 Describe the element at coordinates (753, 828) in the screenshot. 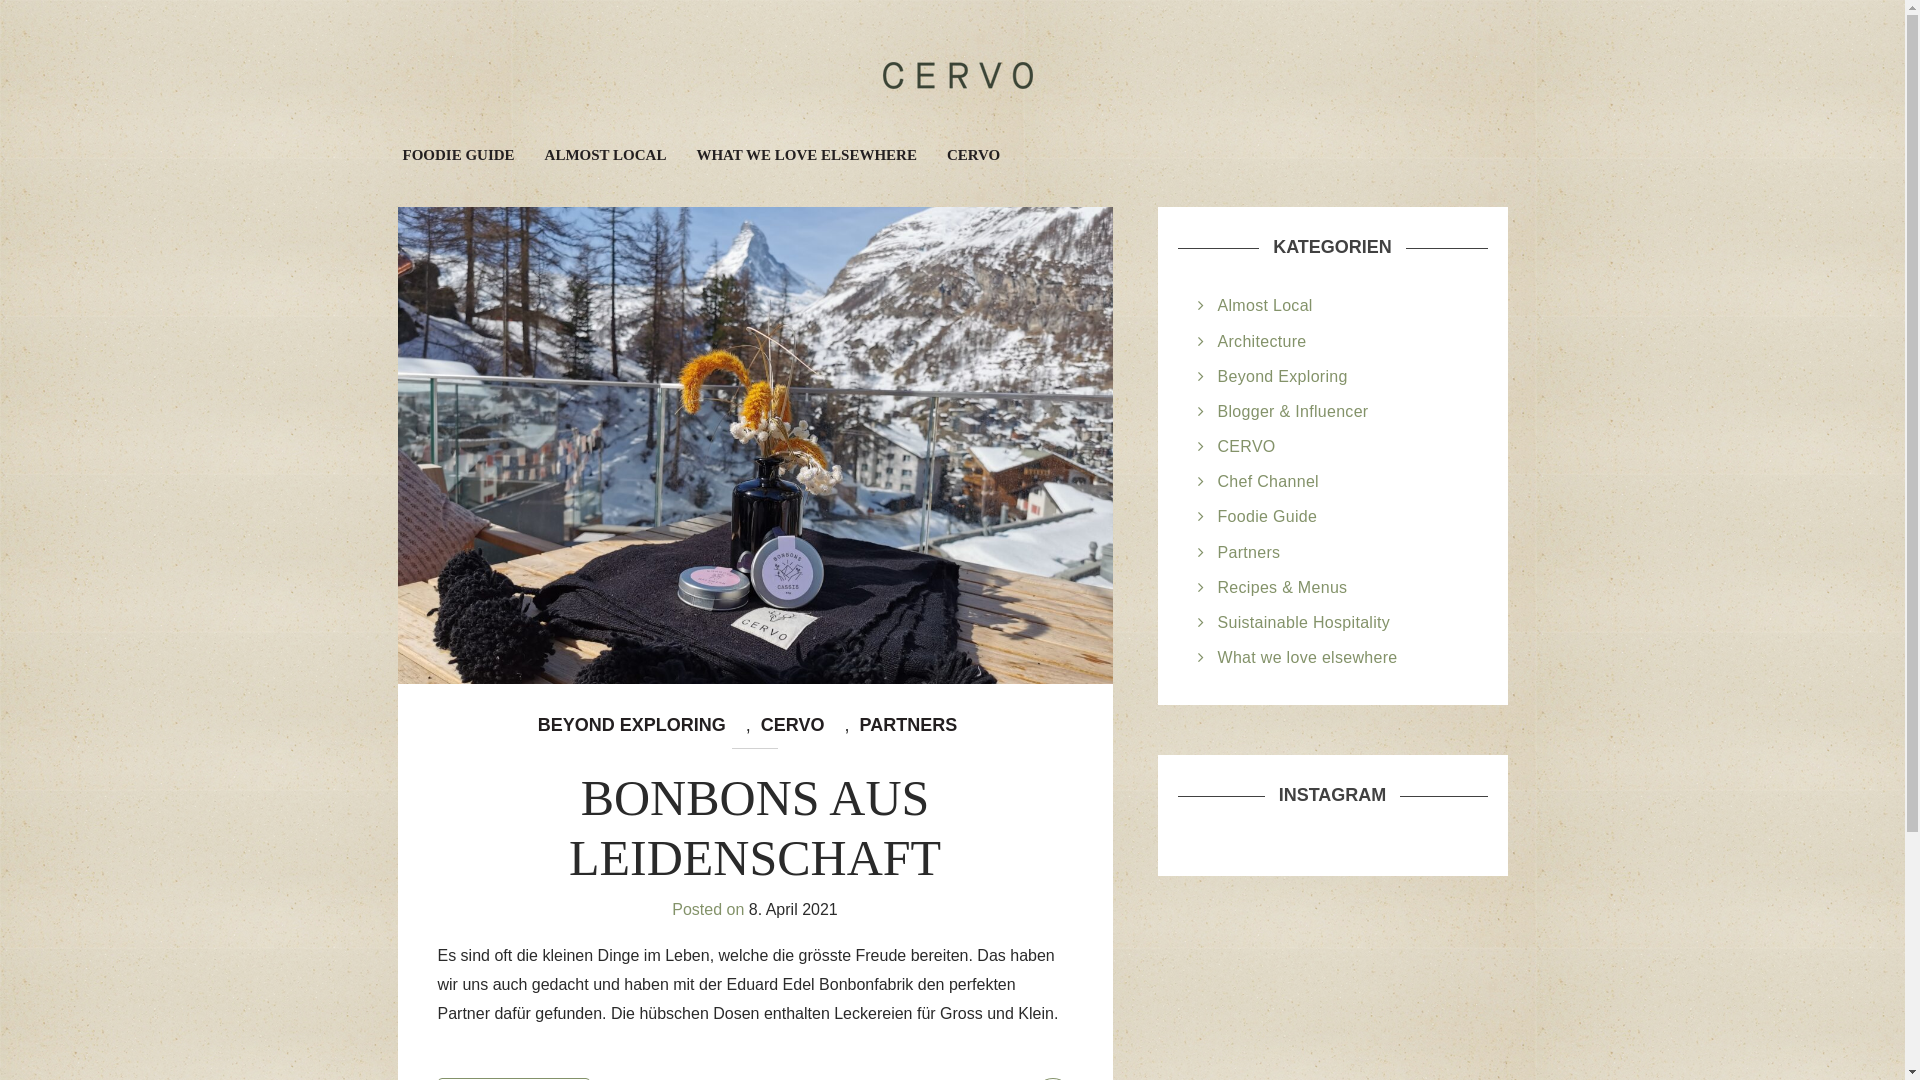

I see `'BONBONS AUS LEIDENSCHAFT'` at that location.